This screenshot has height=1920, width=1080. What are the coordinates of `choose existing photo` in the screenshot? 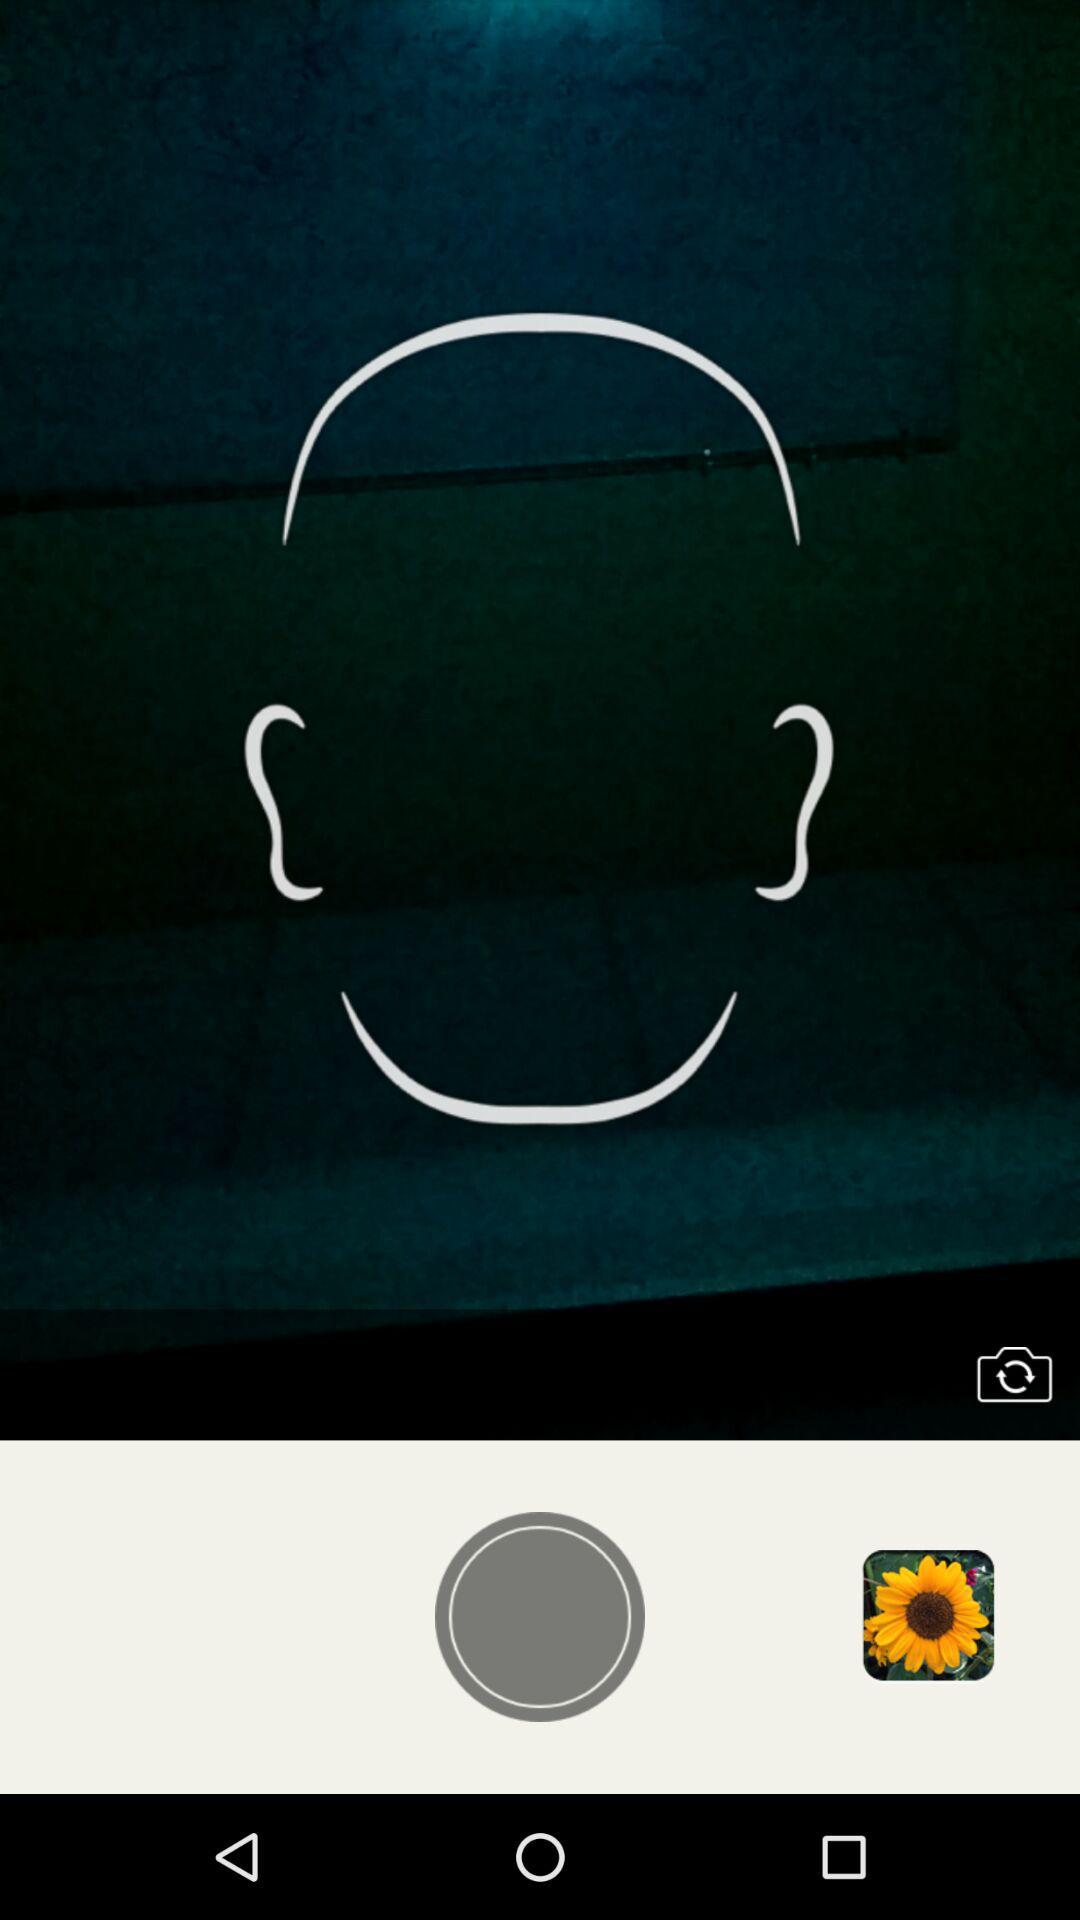 It's located at (927, 1617).